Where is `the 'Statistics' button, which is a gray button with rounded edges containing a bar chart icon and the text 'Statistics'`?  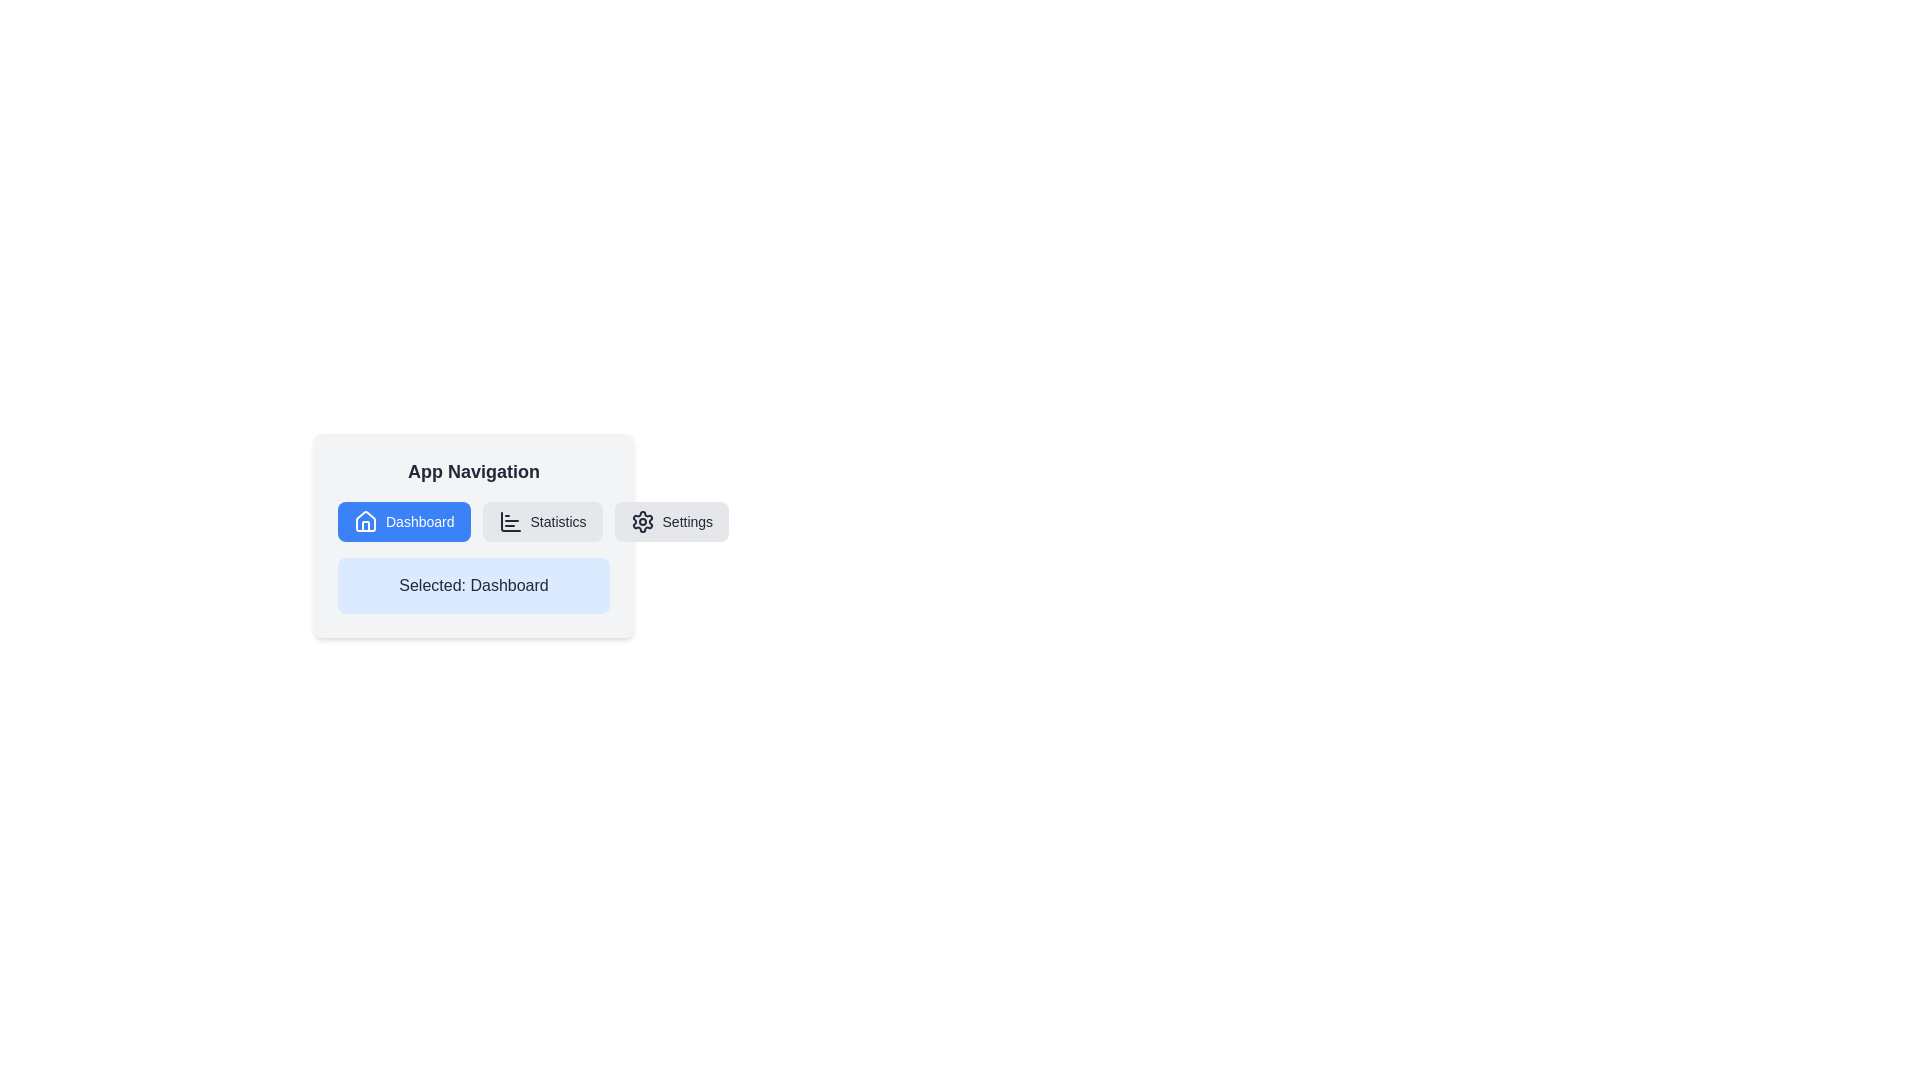
the 'Statistics' button, which is a gray button with rounded edges containing a bar chart icon and the text 'Statistics' is located at coordinates (542, 520).